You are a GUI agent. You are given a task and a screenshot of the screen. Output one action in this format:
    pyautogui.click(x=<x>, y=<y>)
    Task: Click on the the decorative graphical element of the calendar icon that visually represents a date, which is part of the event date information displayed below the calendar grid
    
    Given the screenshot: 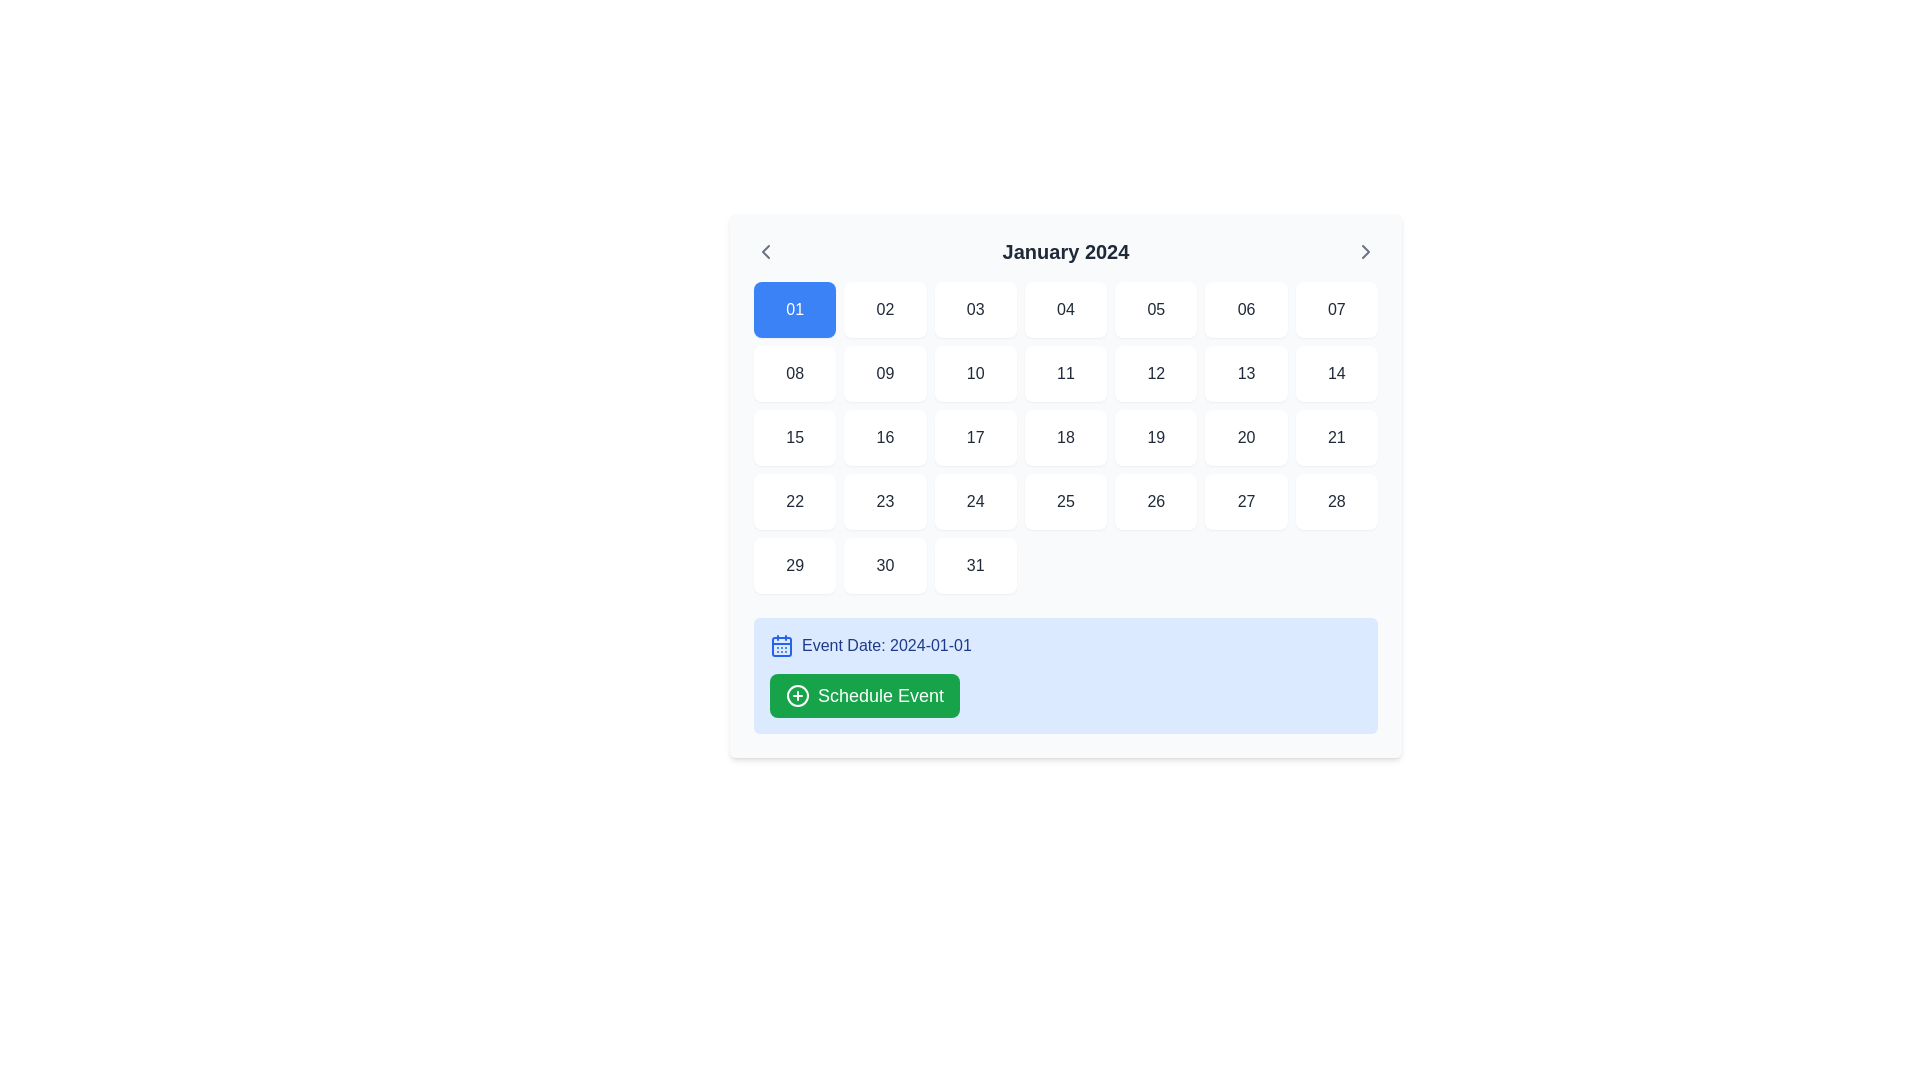 What is the action you would take?
    pyautogui.click(x=781, y=647)
    